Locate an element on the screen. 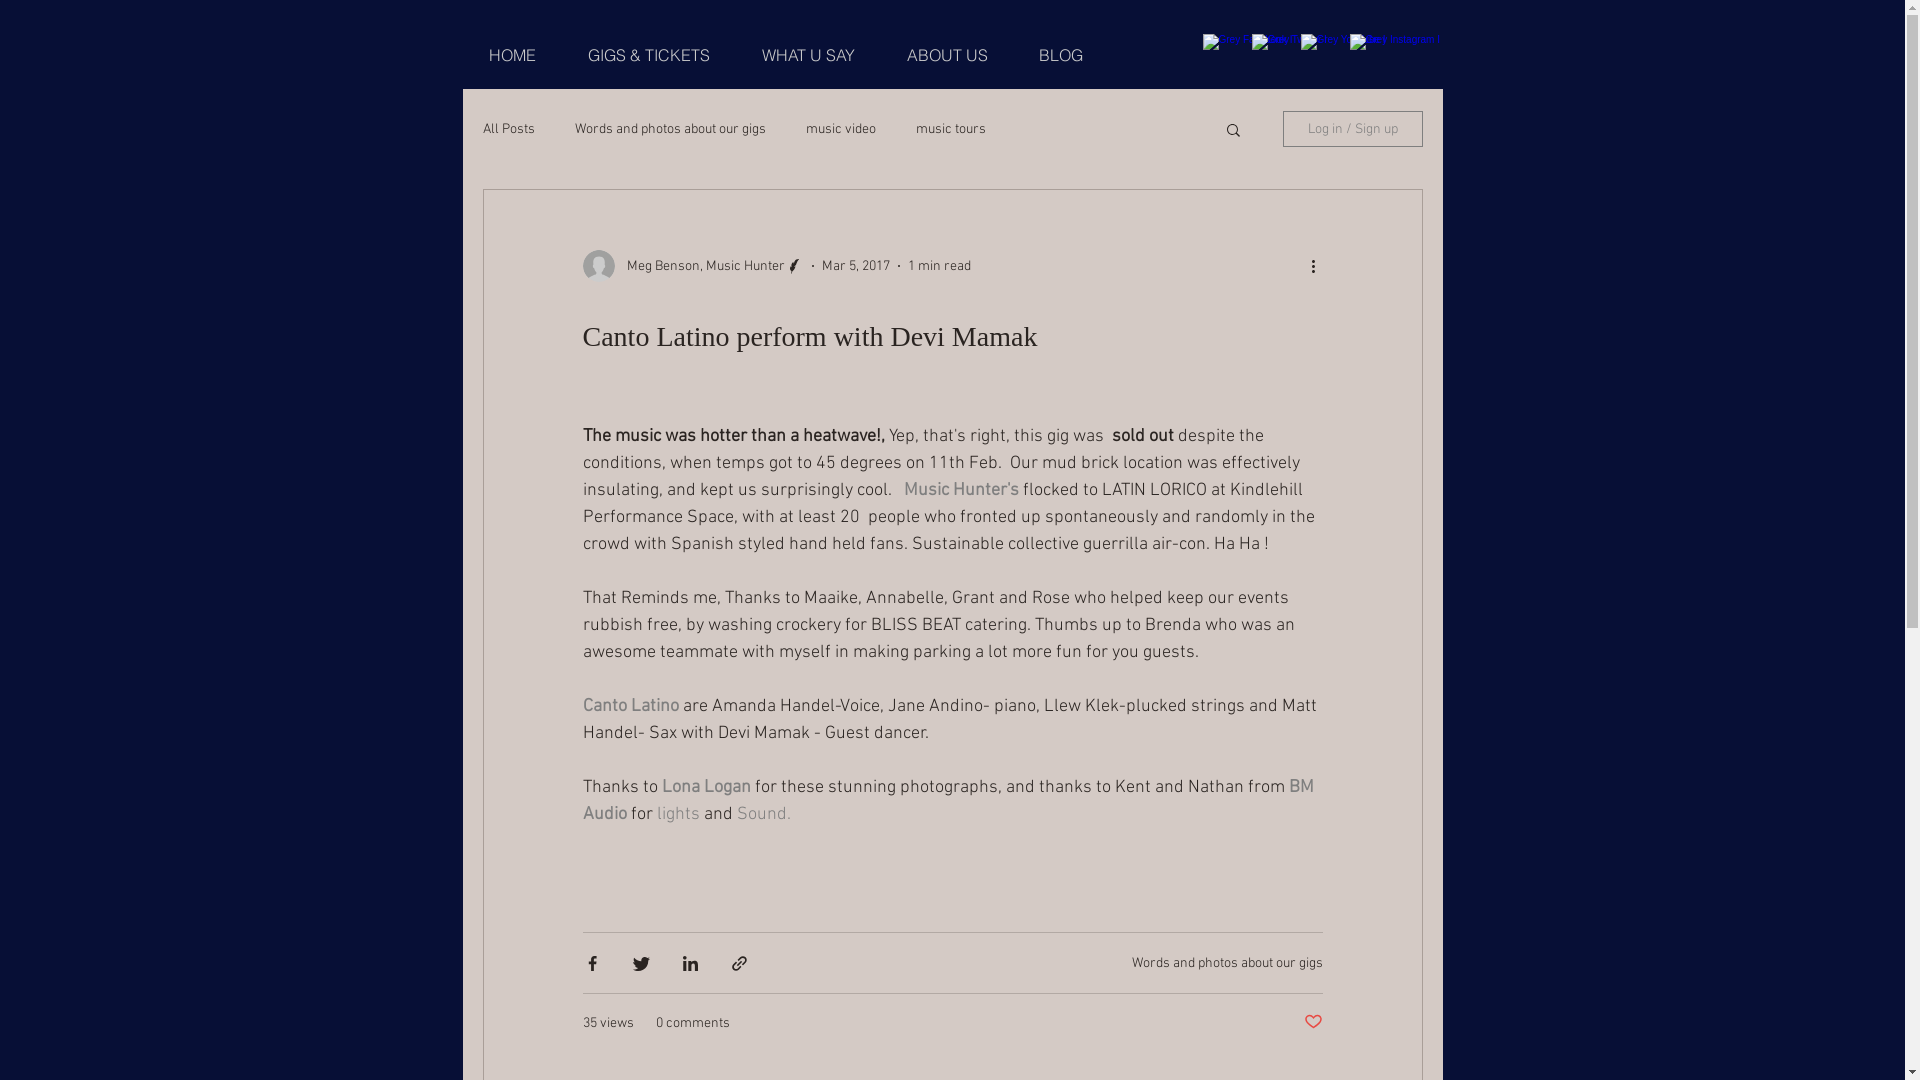 This screenshot has height=1080, width=1920. 'Post not marked as liked' is located at coordinates (1313, 1023).